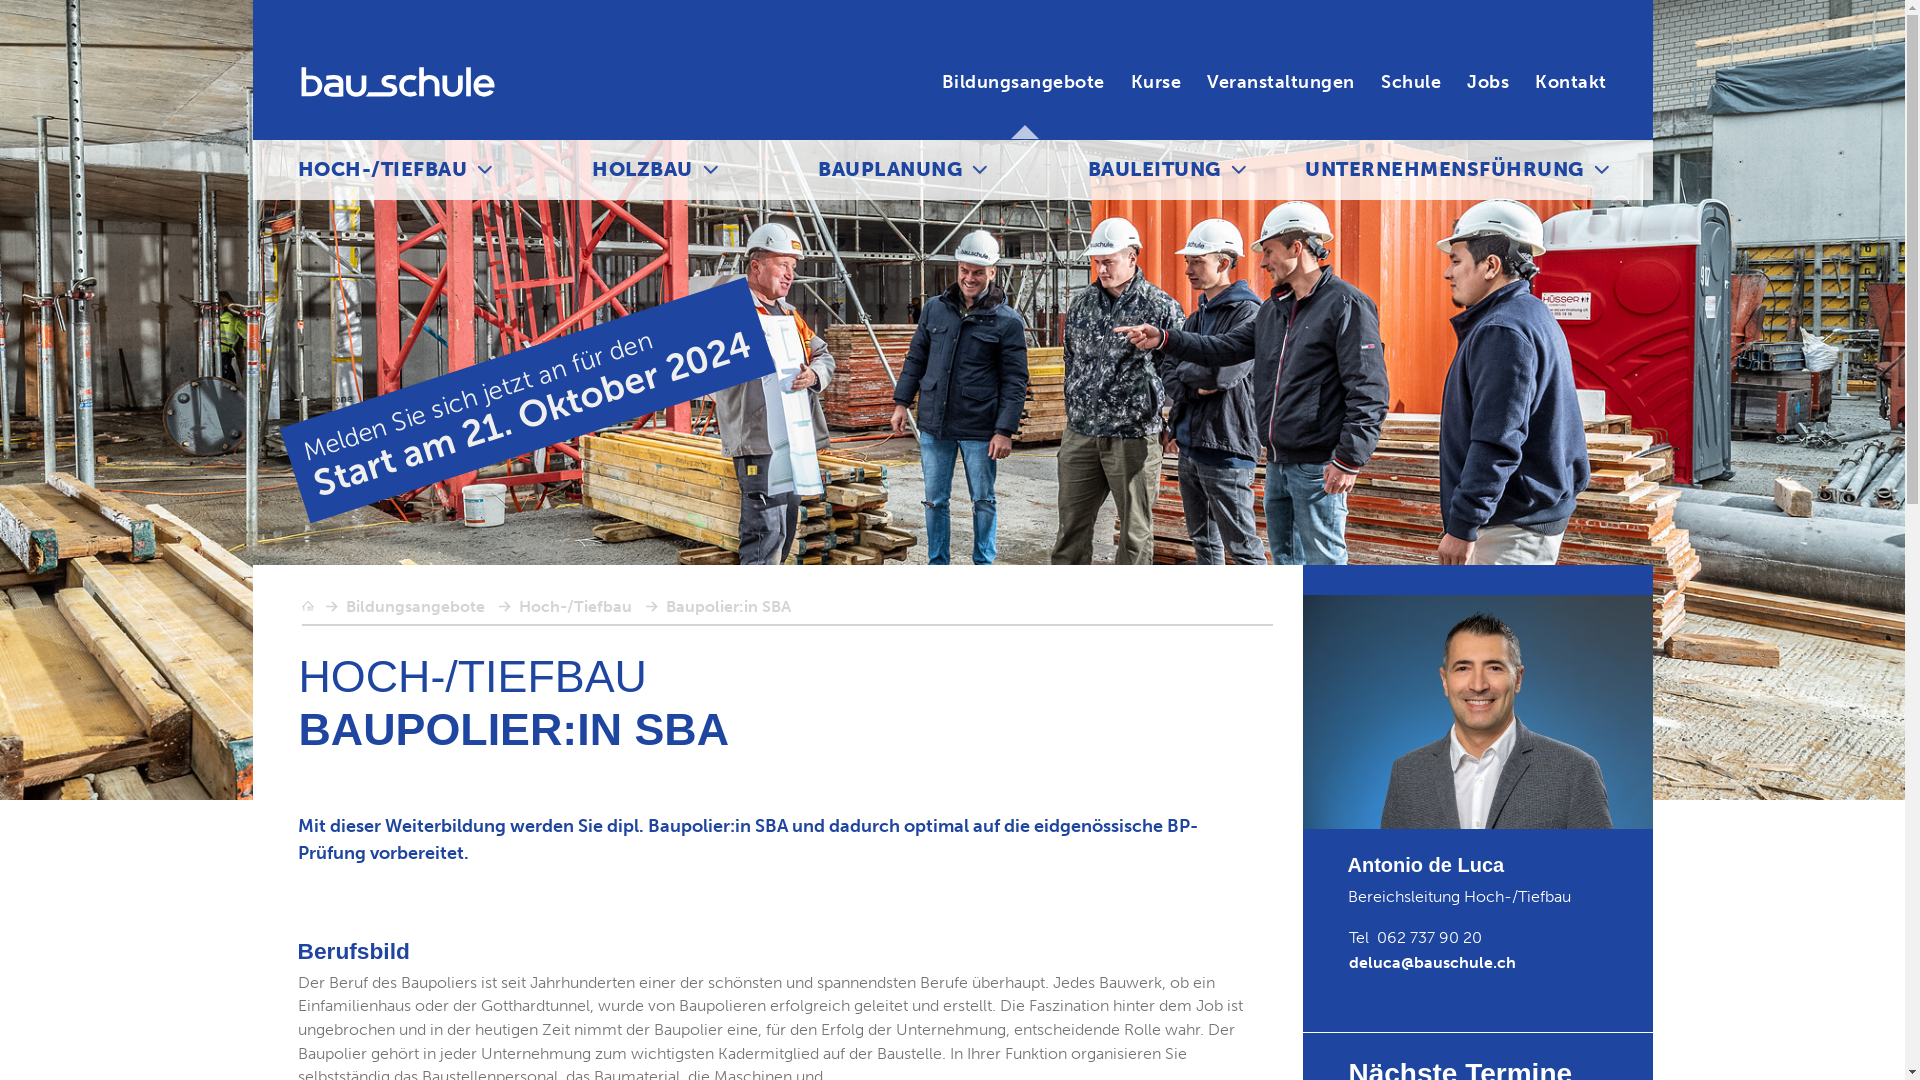 This screenshot has height=1080, width=1920. Describe the element at coordinates (642, 168) in the screenshot. I see `'HOLZBAU'` at that location.